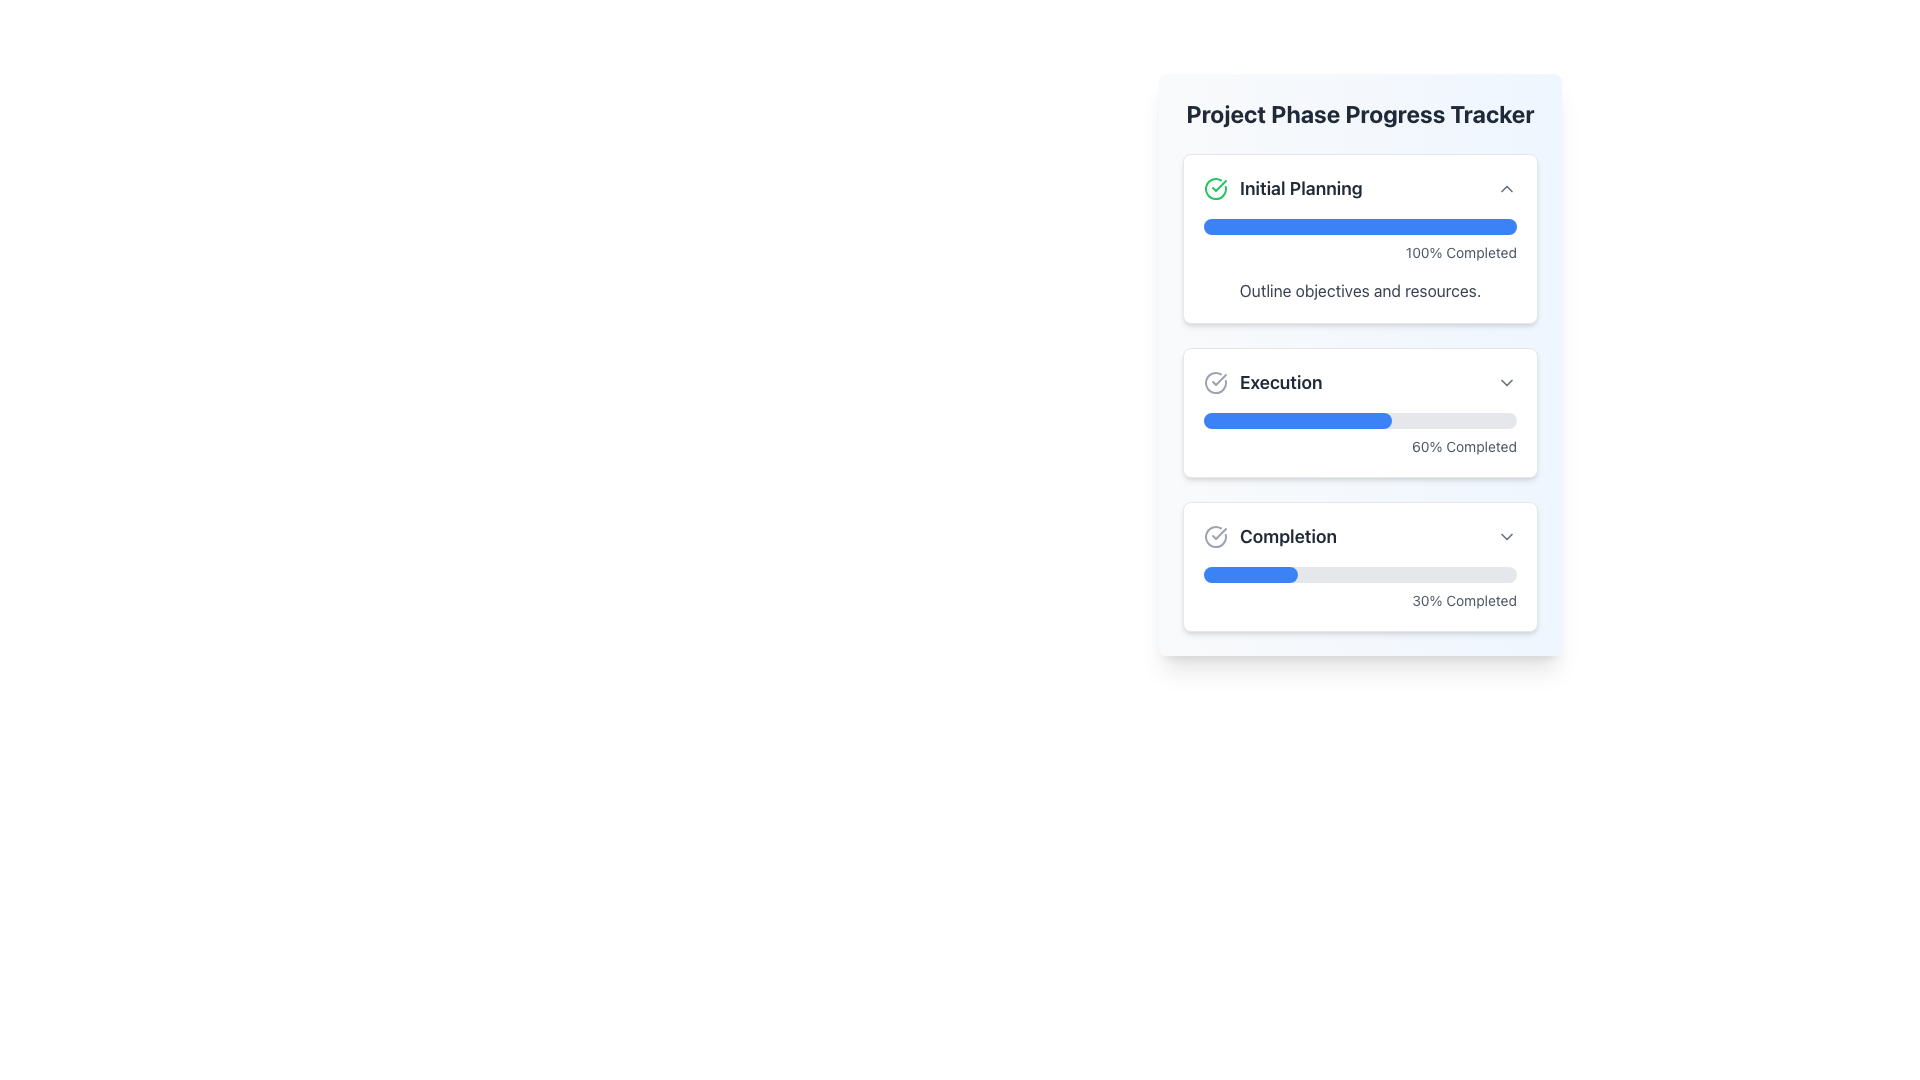 The height and width of the screenshot is (1080, 1920). I want to click on the text label displaying 'Completion', which is styled in bold and dark gray, located in the third section of a vertical stack of progress stages, so click(1288, 535).